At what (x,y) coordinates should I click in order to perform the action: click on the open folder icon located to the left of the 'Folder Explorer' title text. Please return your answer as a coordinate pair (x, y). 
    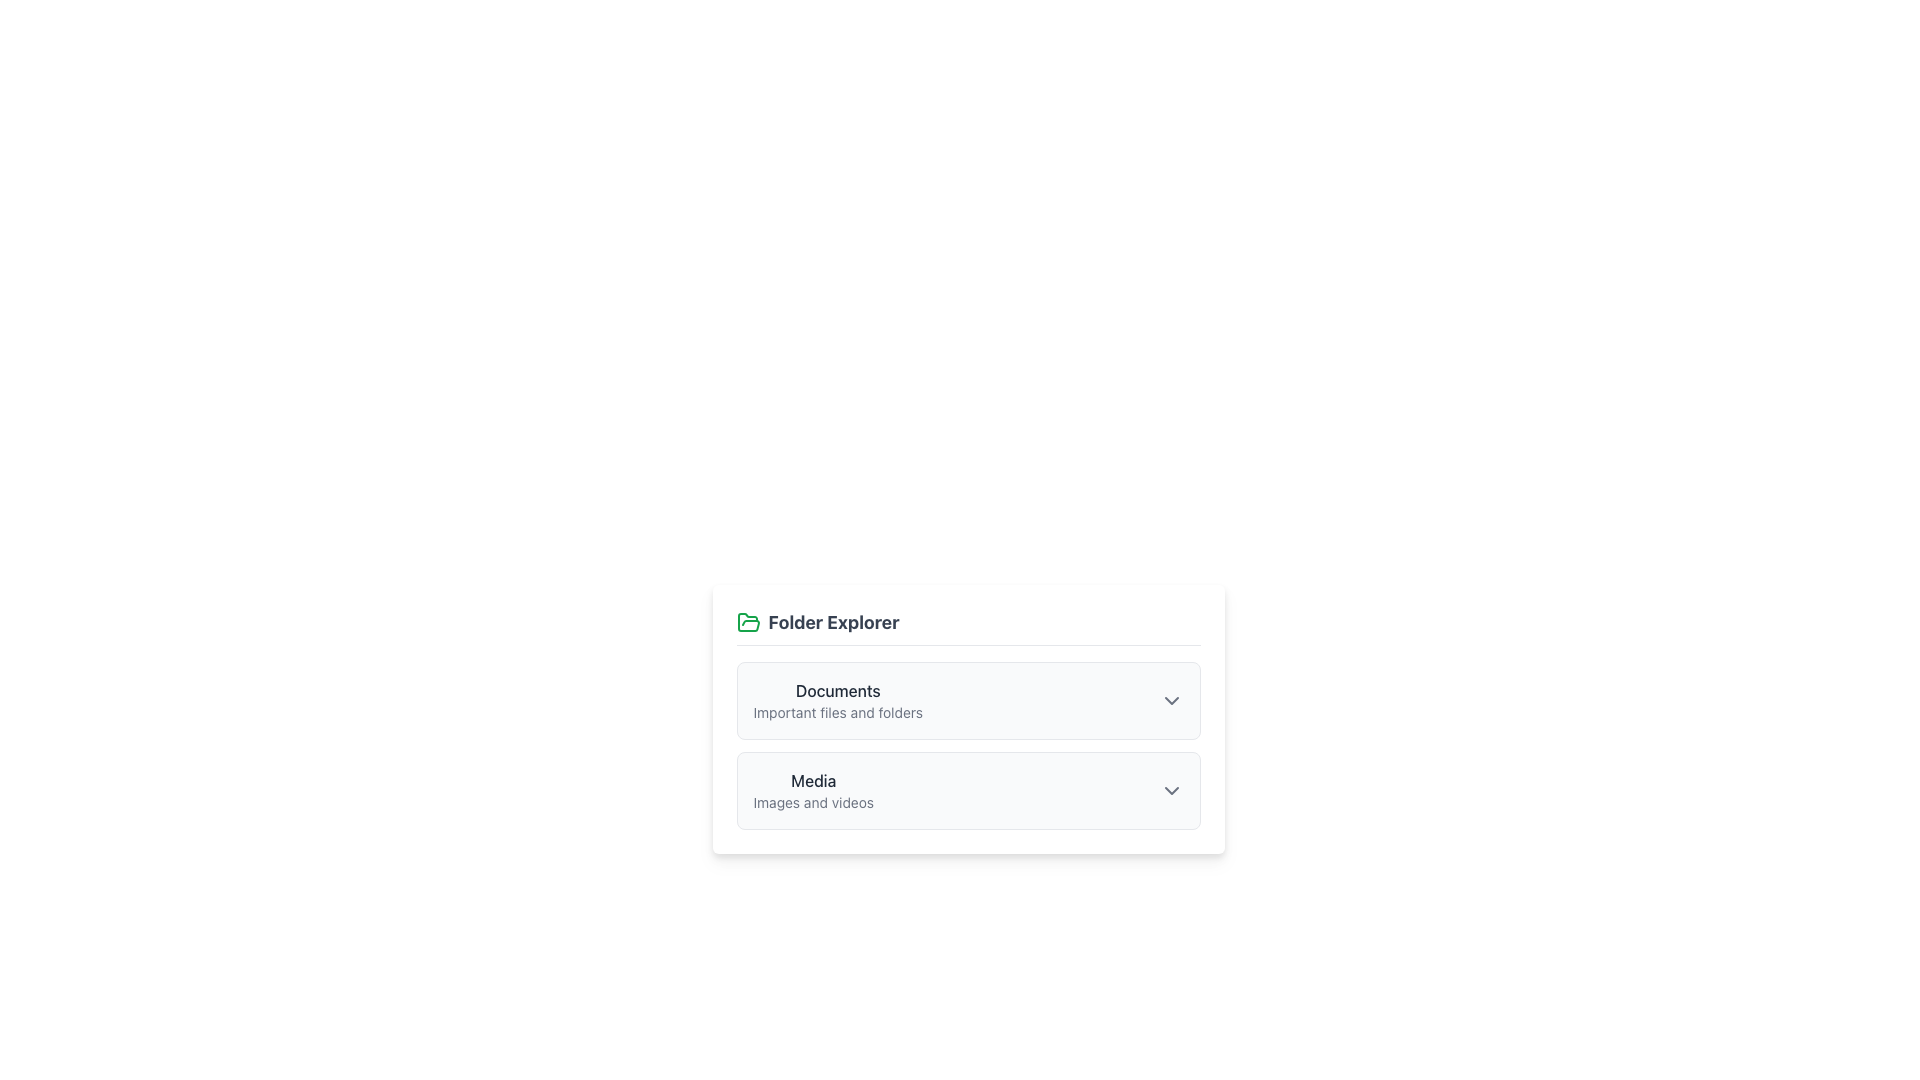
    Looking at the image, I should click on (747, 622).